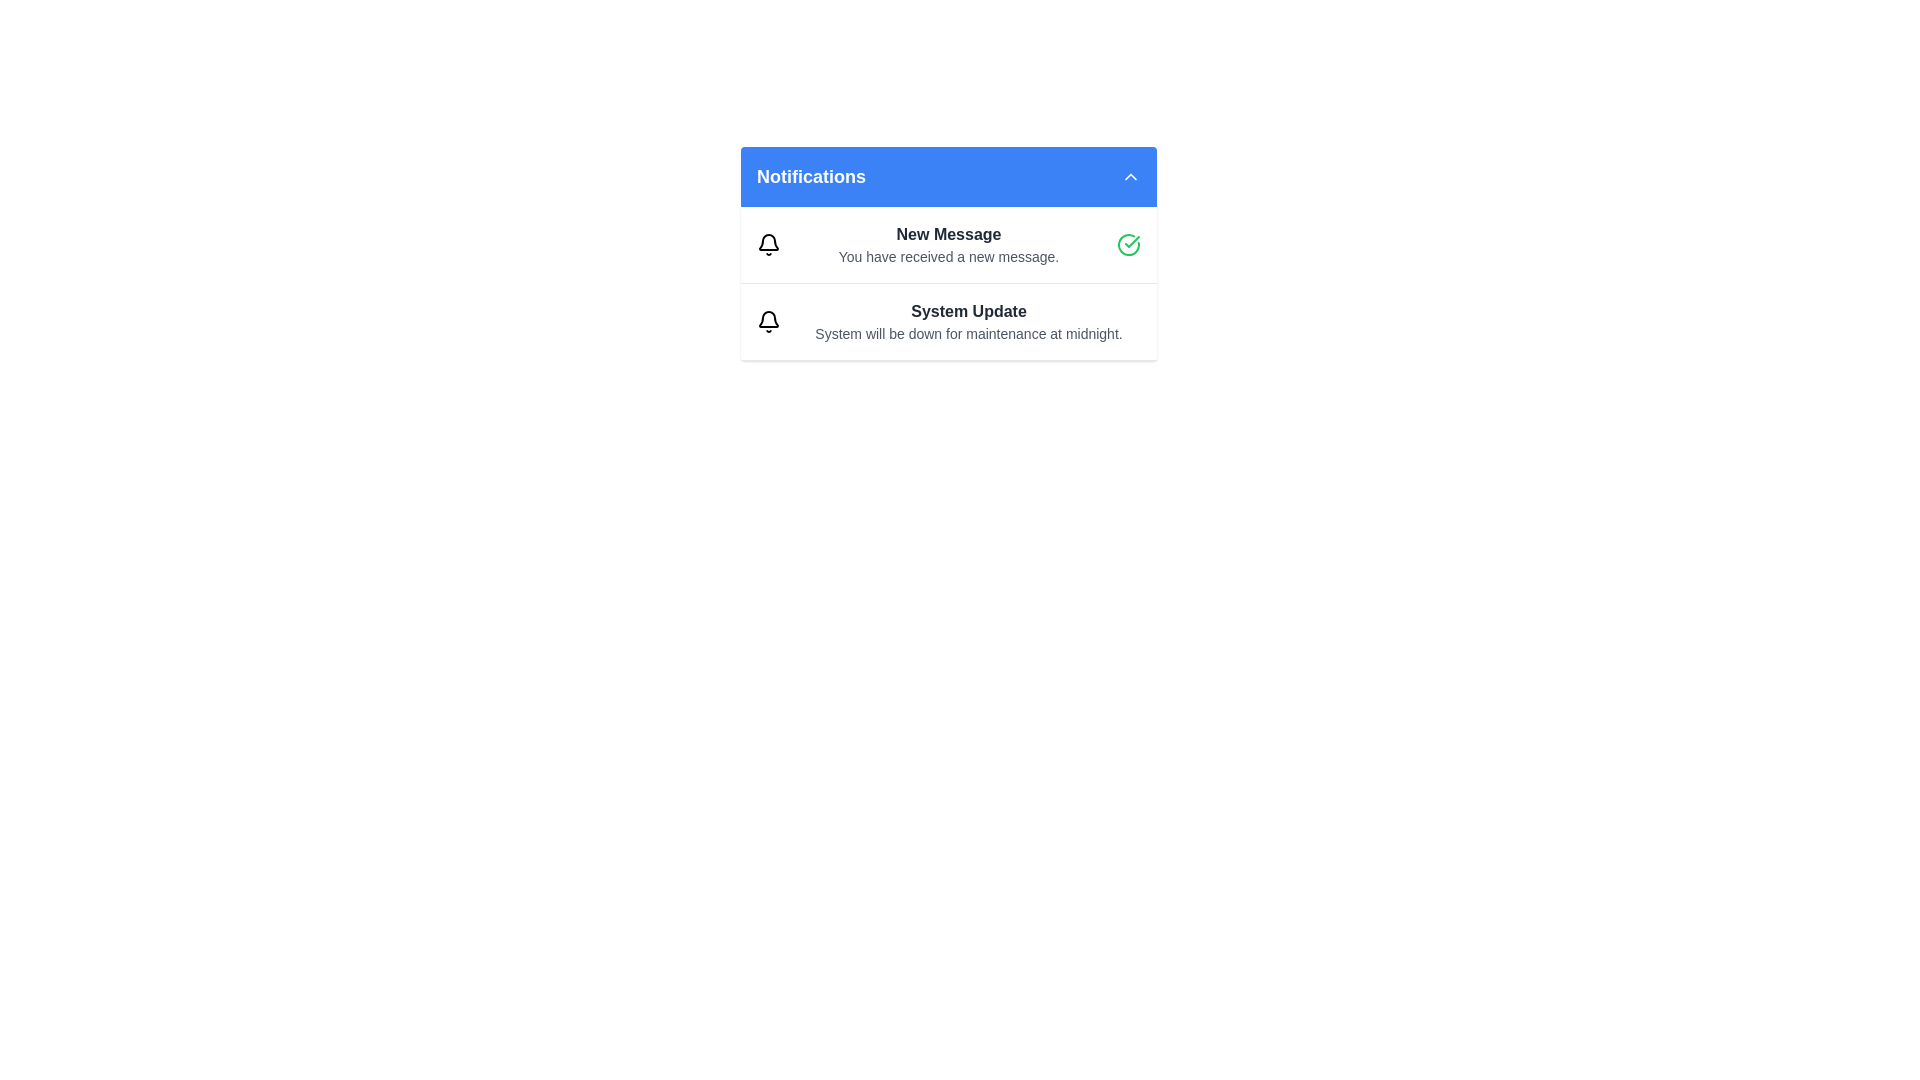  Describe the element at coordinates (948, 244) in the screenshot. I see `the Text block element displaying 'New Message'` at that location.